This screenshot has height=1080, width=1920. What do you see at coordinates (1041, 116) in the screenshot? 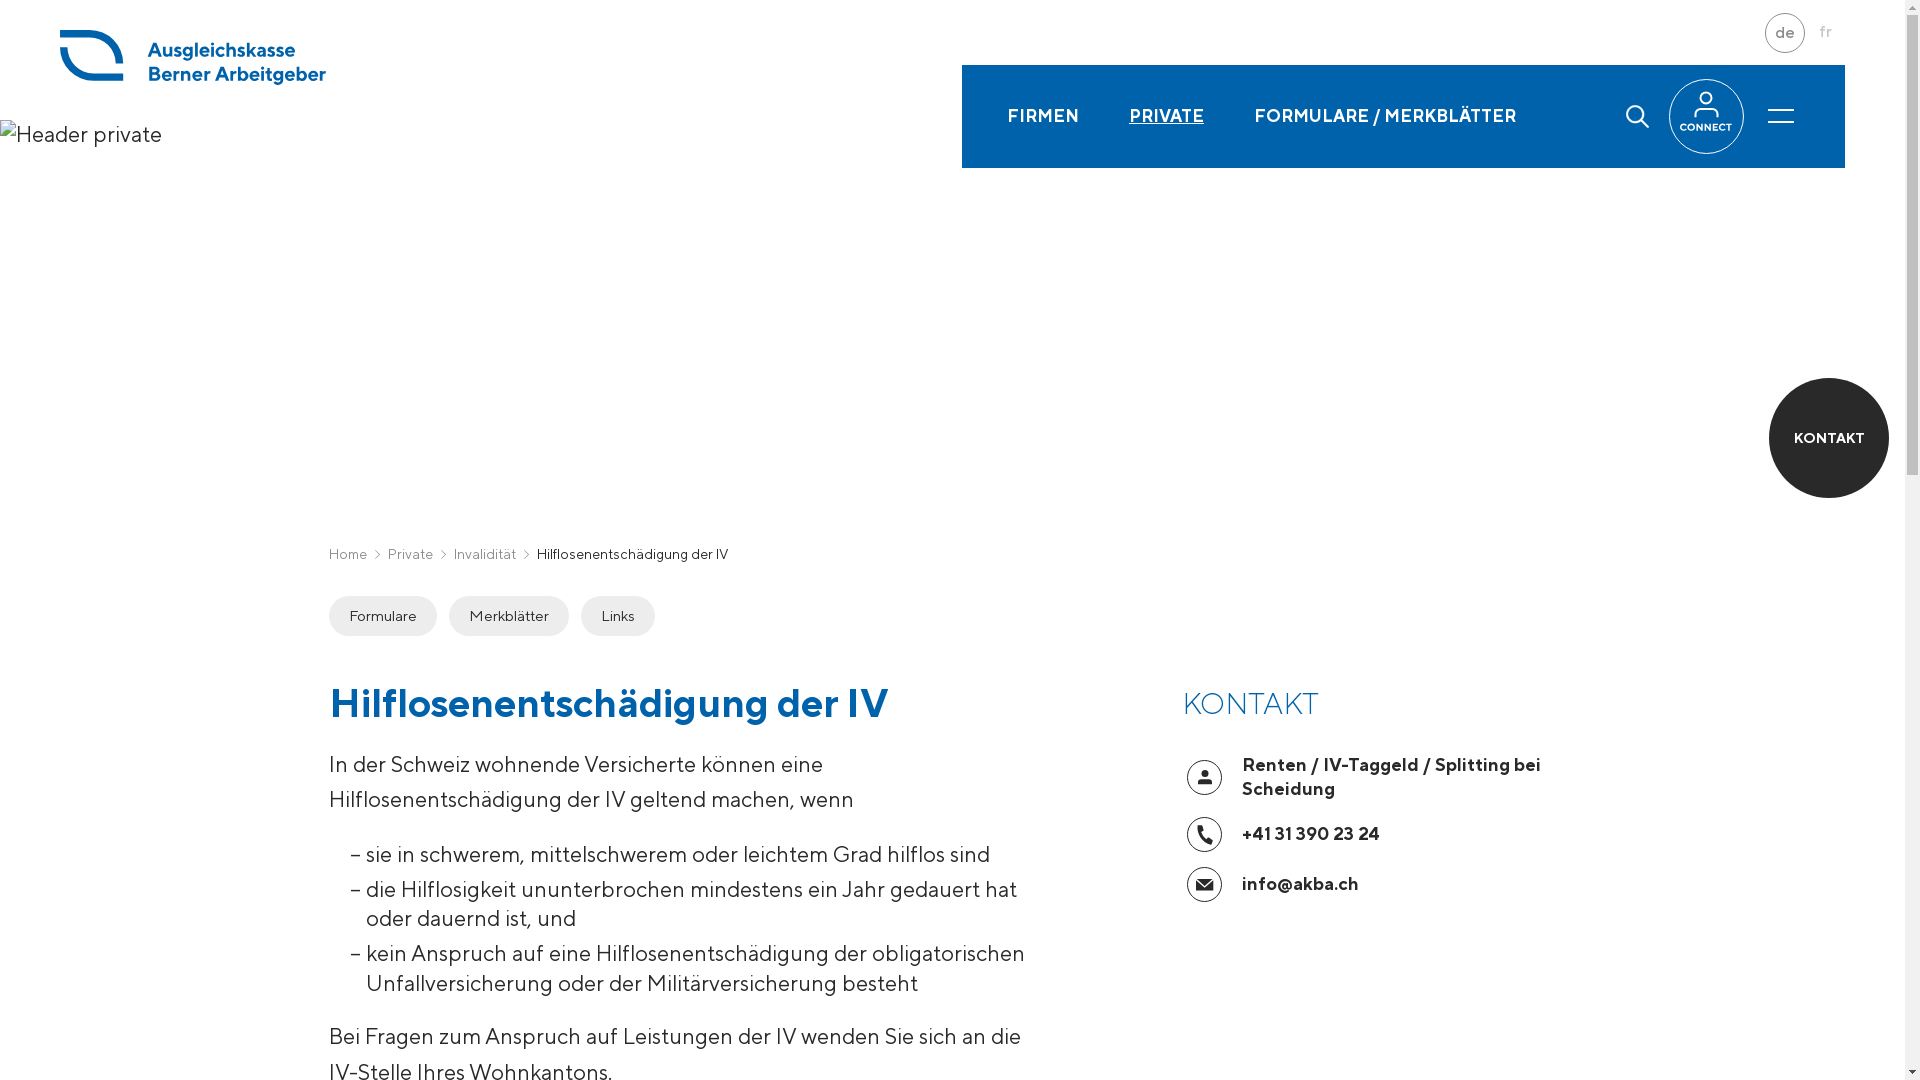
I see `'FIRMEN'` at bounding box center [1041, 116].